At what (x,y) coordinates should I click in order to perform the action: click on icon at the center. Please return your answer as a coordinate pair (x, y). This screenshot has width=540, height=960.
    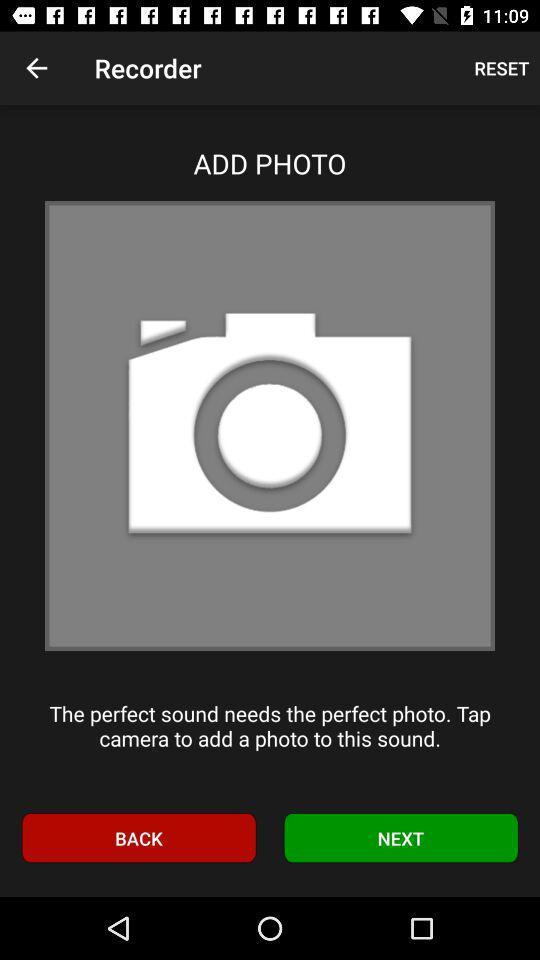
    Looking at the image, I should click on (270, 426).